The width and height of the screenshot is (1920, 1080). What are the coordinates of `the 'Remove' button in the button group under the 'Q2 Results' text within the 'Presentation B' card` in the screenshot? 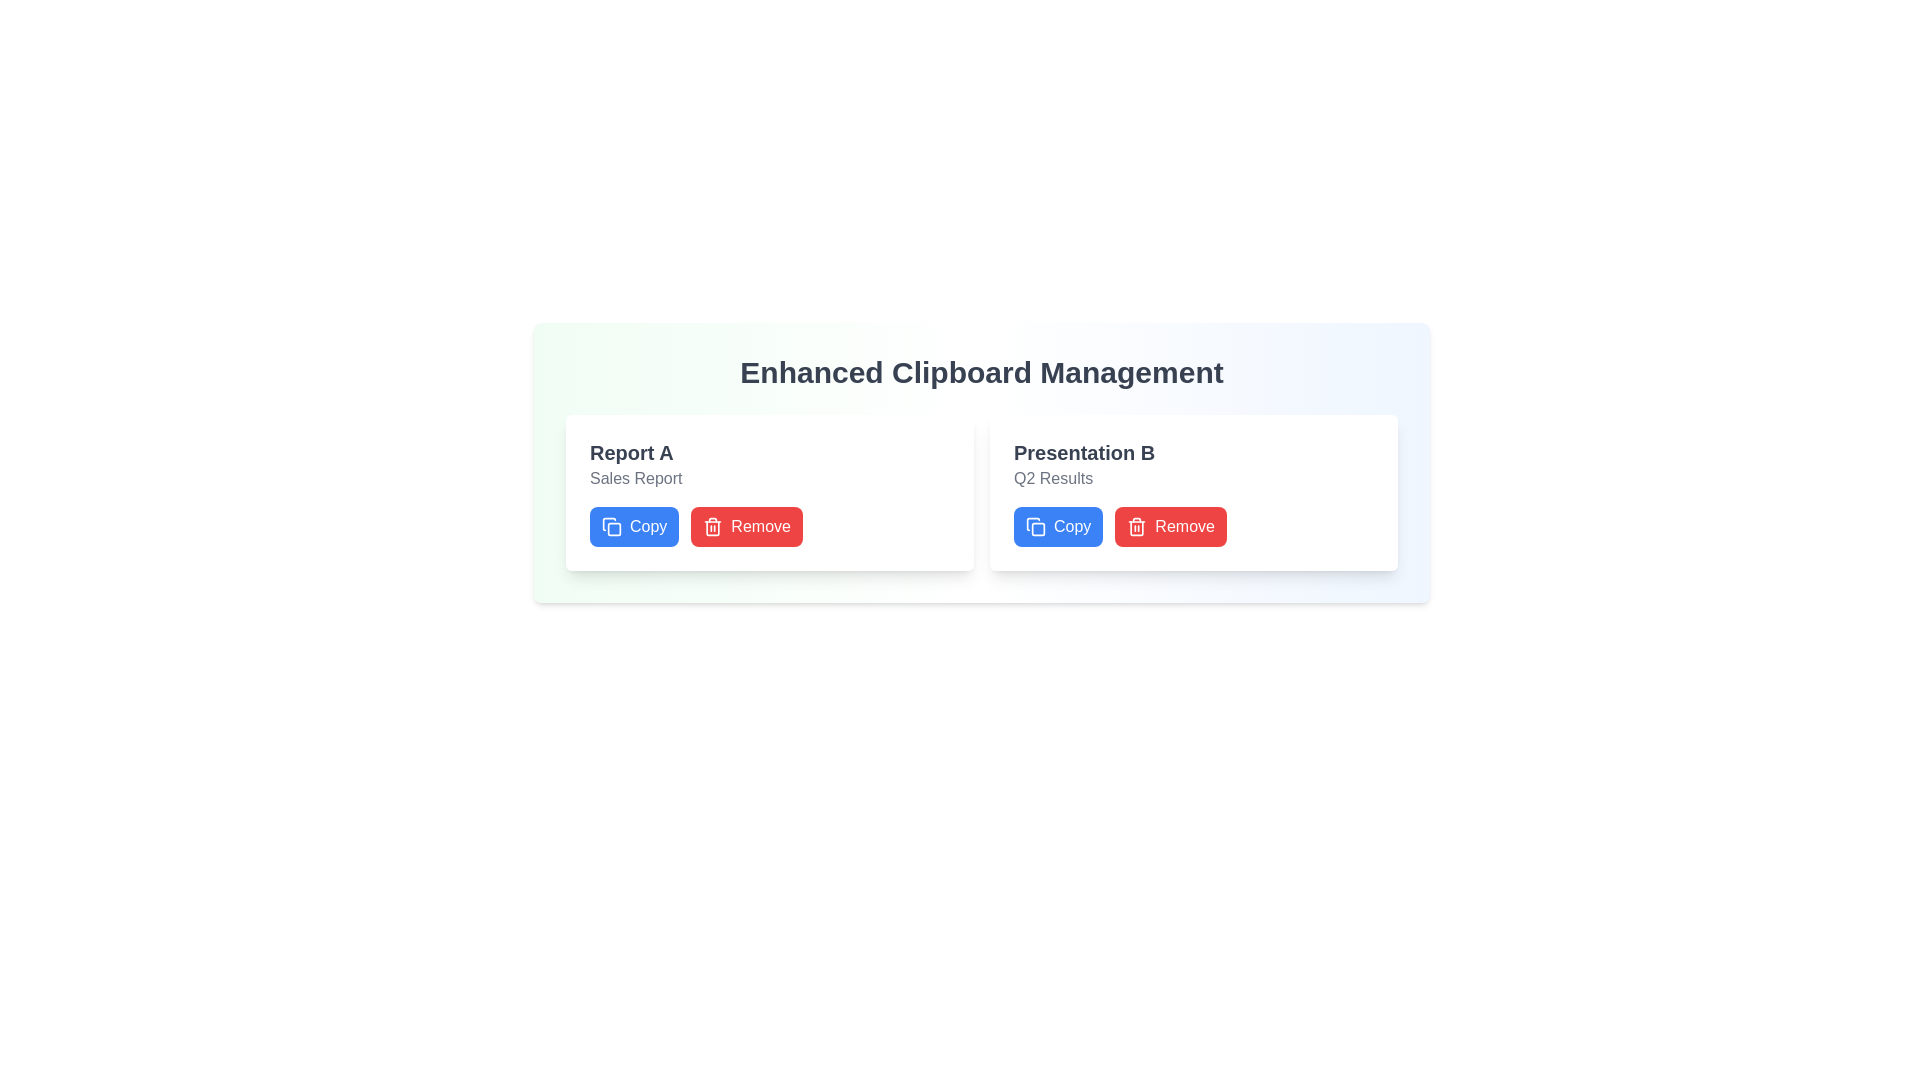 It's located at (1120, 526).